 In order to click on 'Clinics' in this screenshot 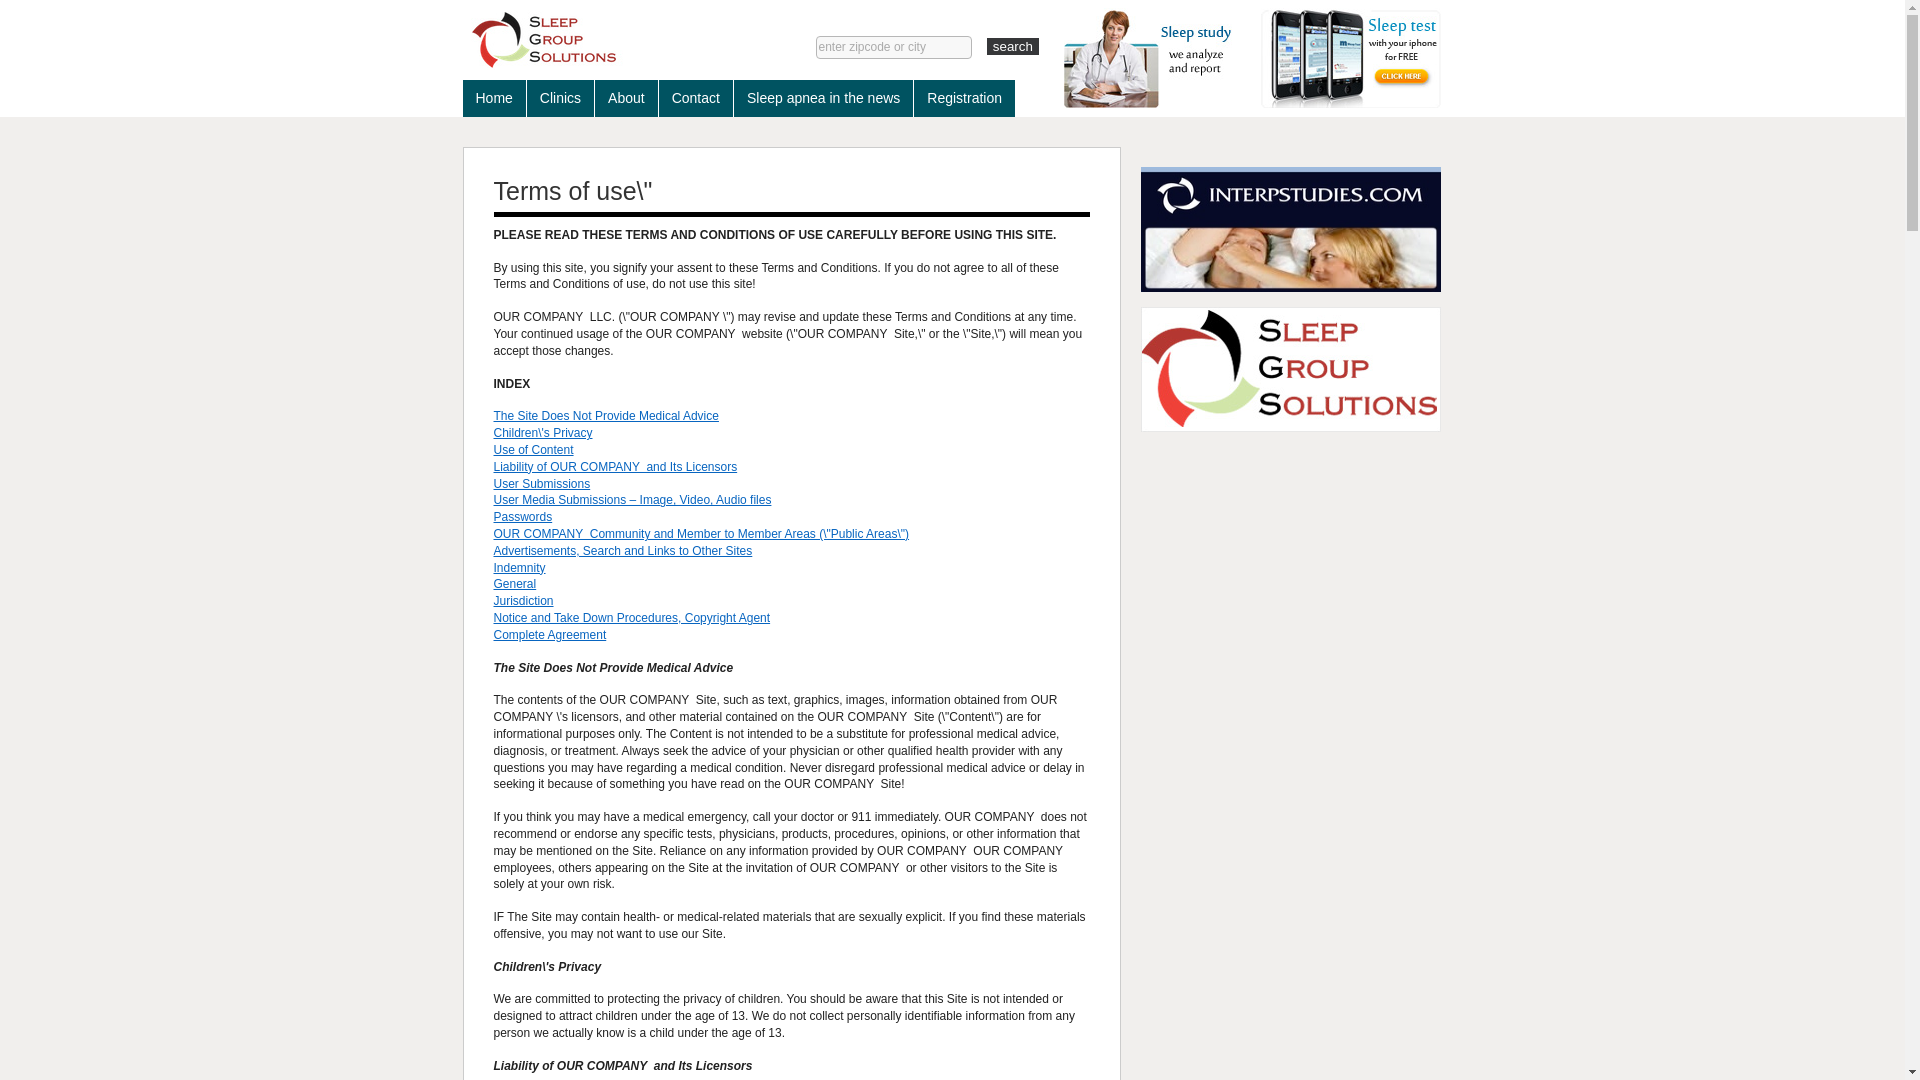, I will do `click(560, 98)`.